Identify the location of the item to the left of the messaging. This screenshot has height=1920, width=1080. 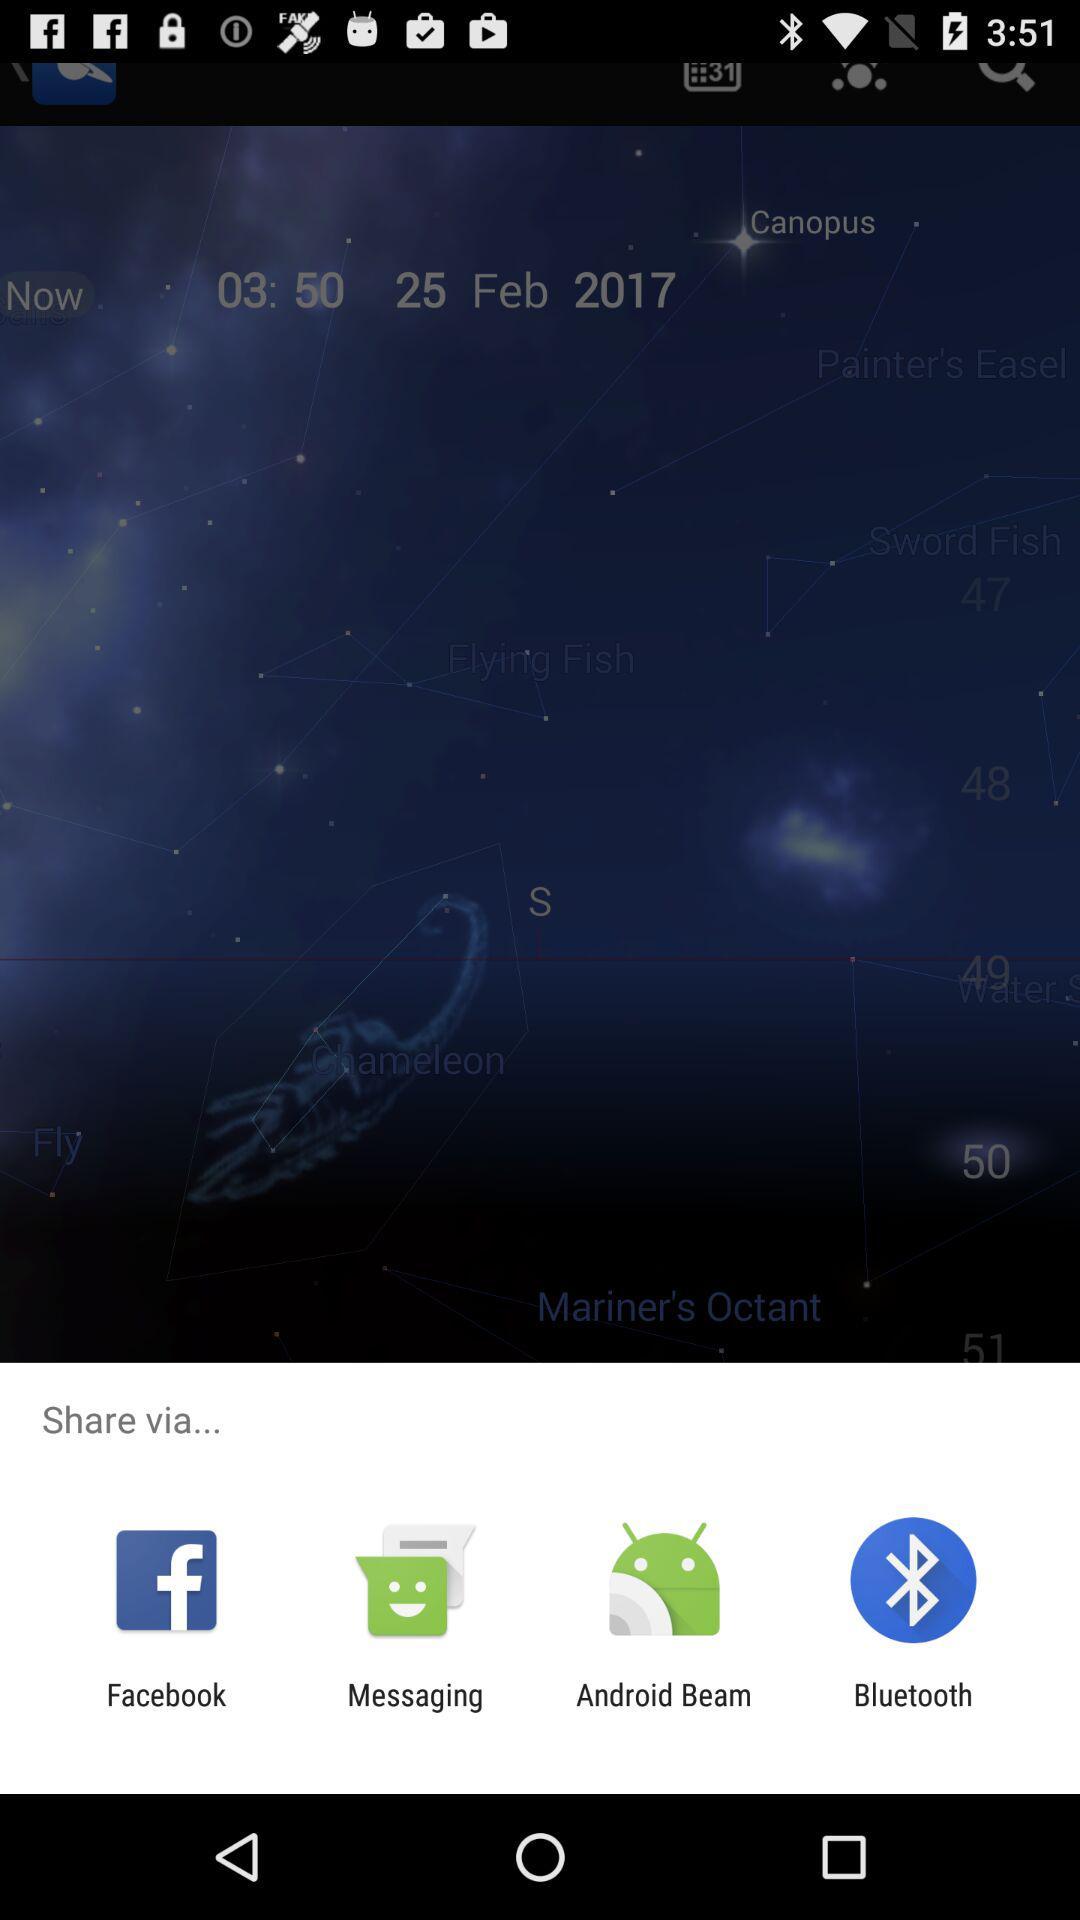
(165, 1711).